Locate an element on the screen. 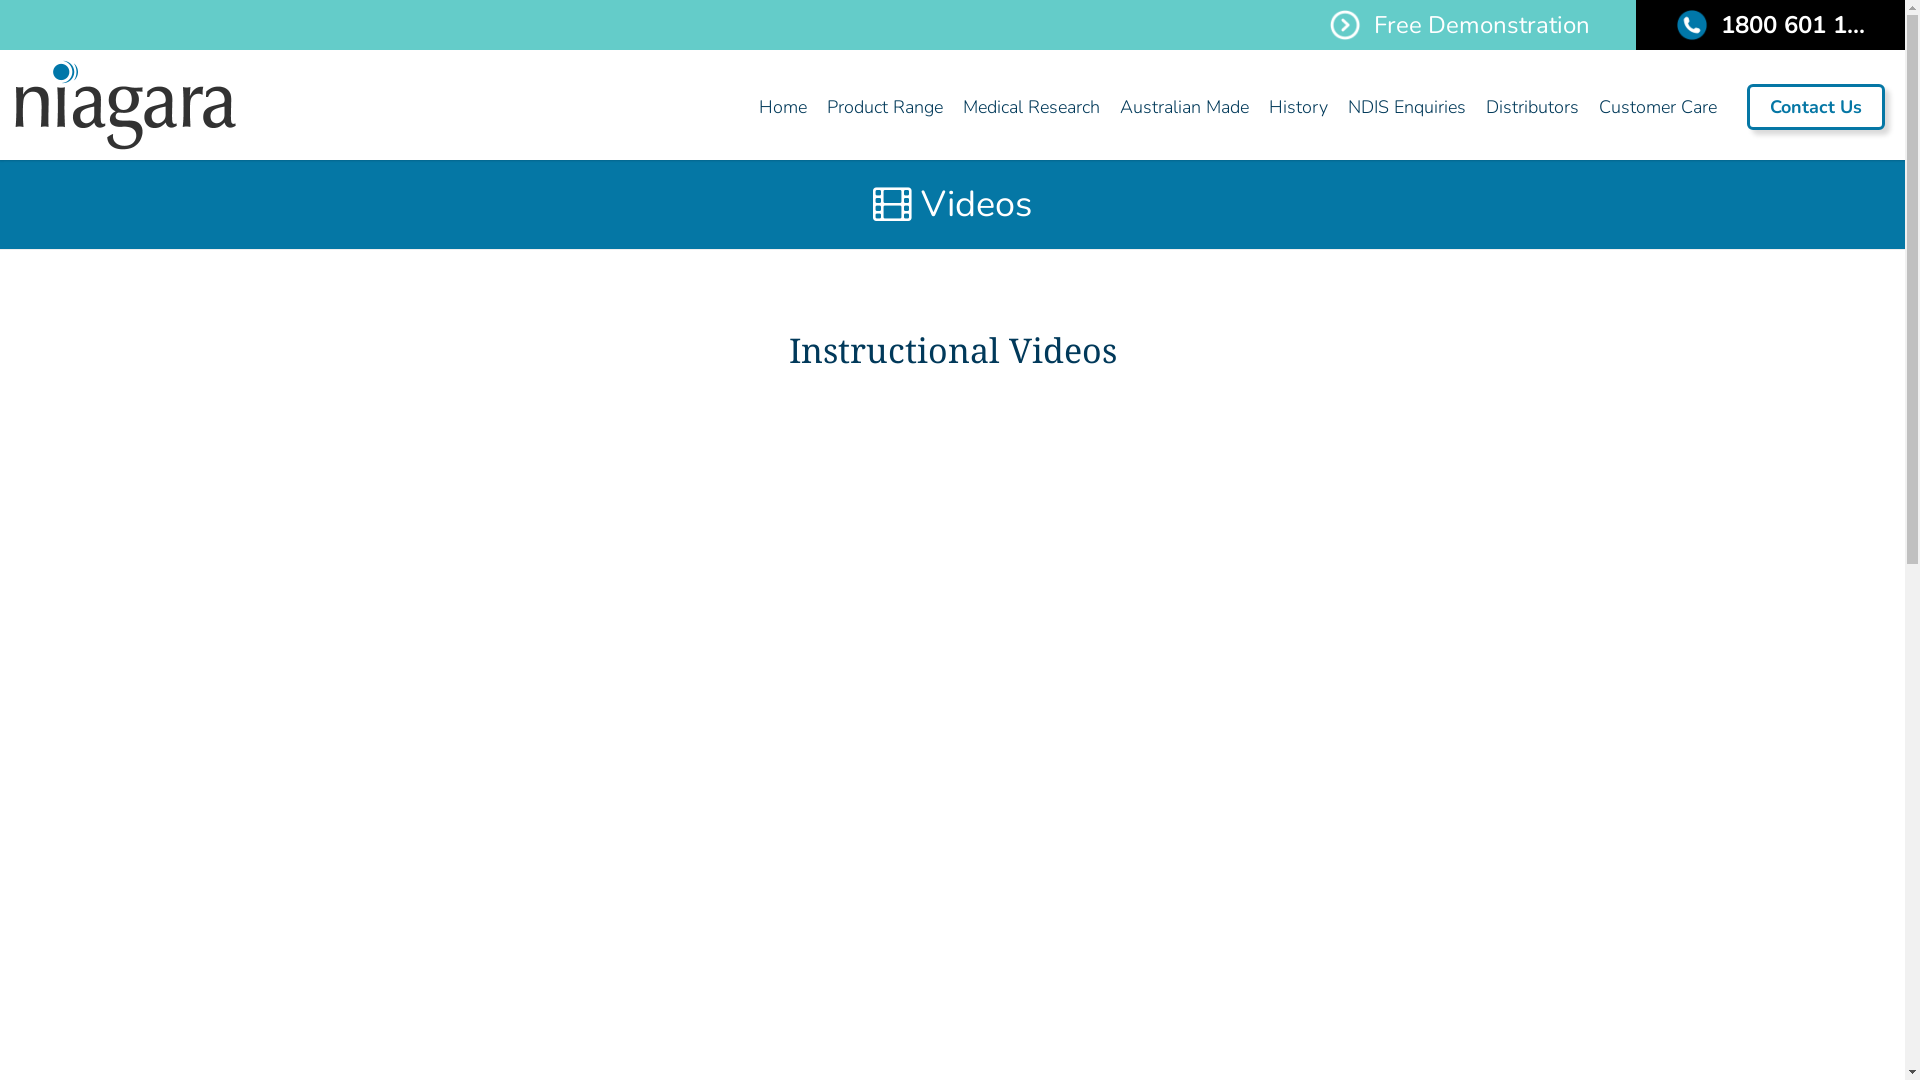  'Free Demonstration' is located at coordinates (1459, 24).